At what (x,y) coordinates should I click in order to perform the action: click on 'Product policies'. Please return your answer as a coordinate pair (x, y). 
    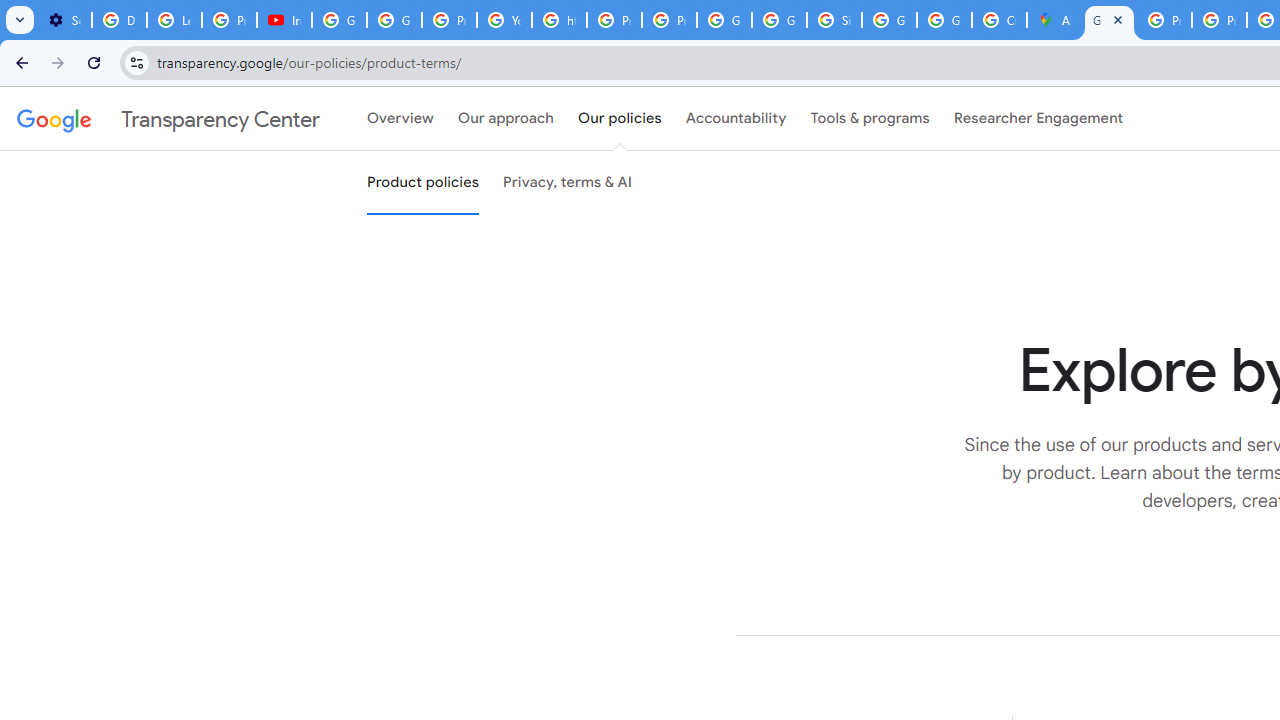
    Looking at the image, I should click on (422, 183).